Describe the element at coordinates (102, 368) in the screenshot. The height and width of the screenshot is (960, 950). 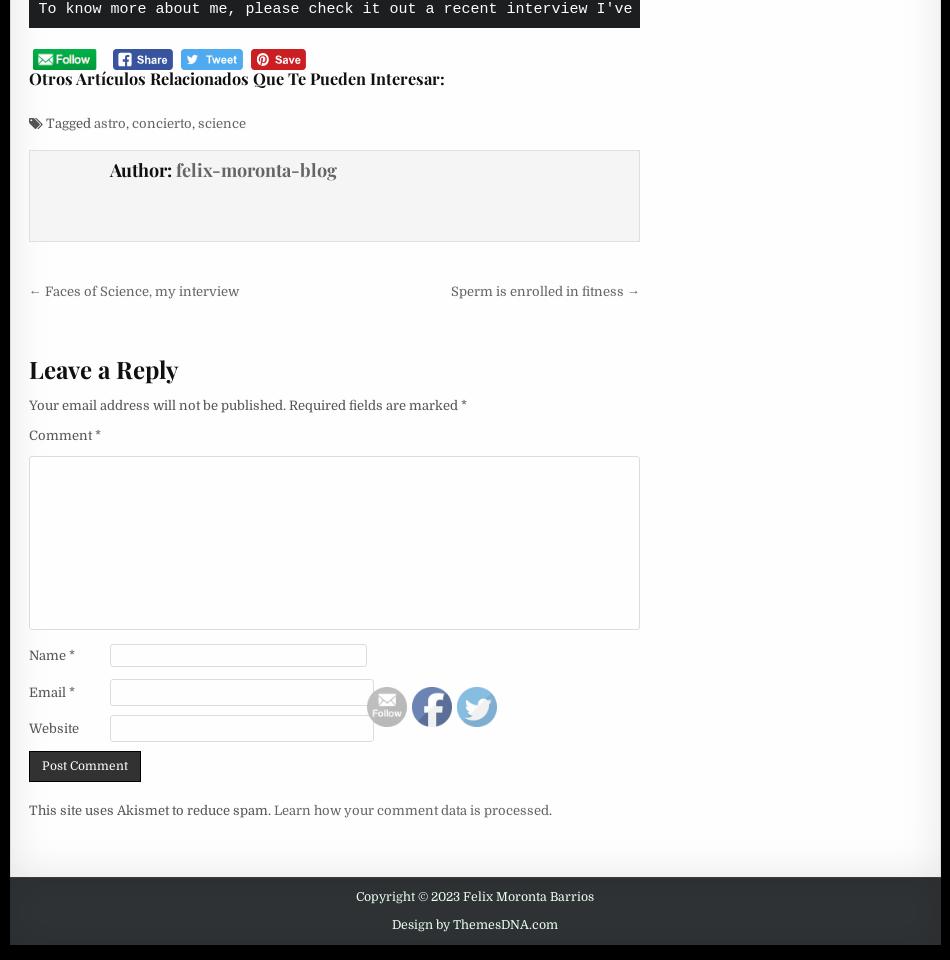
I see `'Leave a Reply'` at that location.